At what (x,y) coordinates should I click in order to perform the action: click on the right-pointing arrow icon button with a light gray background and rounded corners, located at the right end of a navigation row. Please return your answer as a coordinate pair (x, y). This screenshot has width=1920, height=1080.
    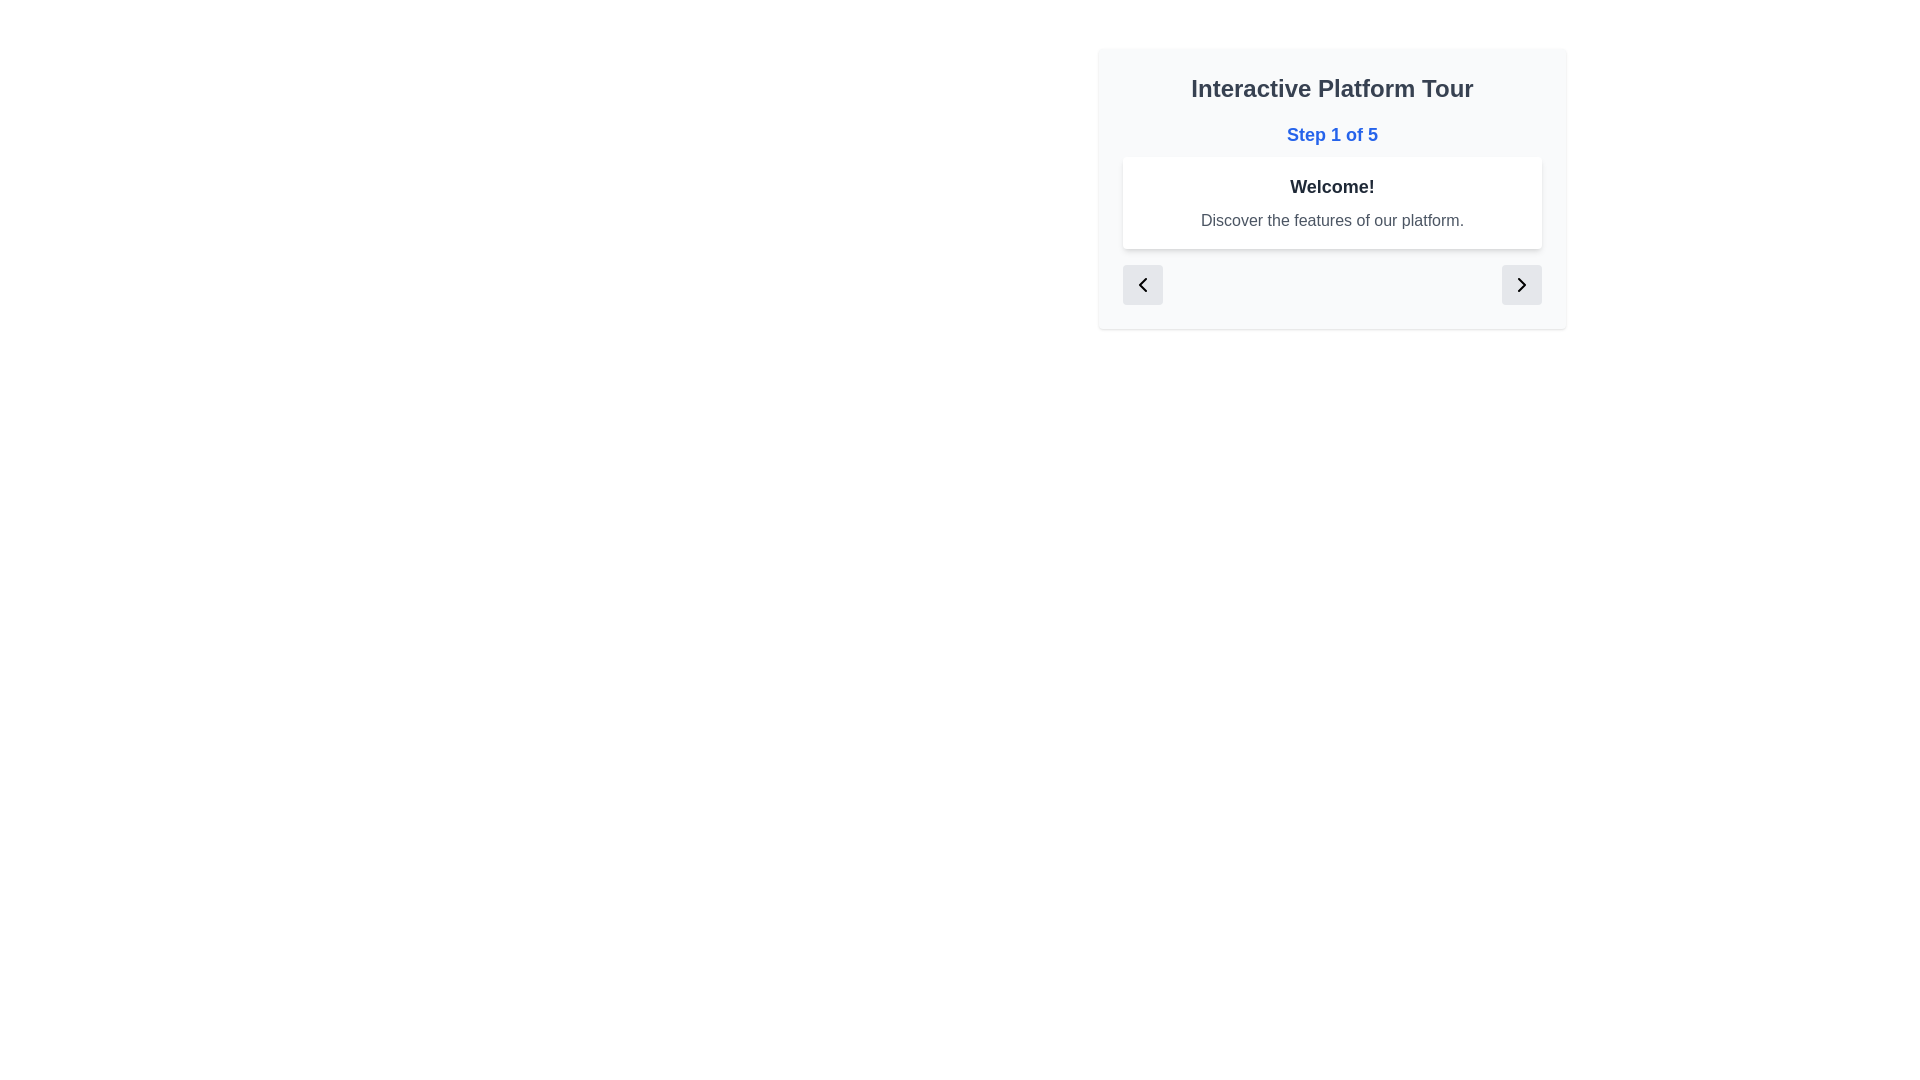
    Looking at the image, I should click on (1520, 285).